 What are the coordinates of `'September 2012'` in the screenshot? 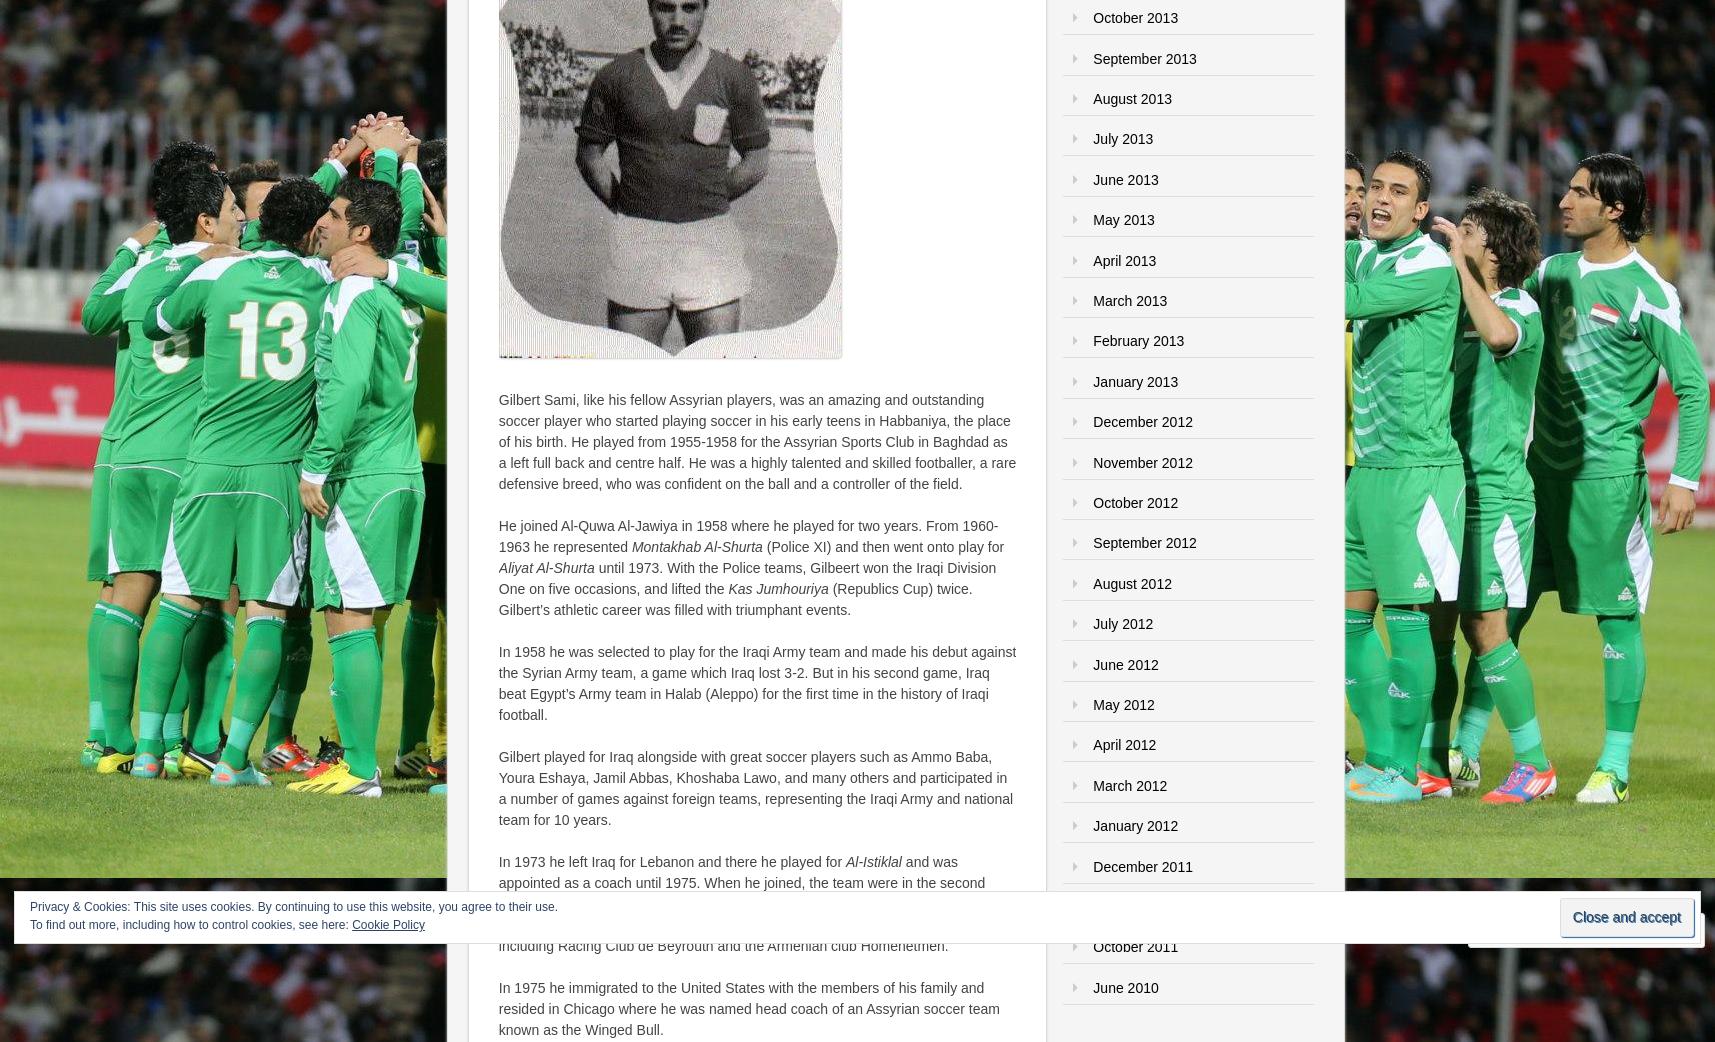 It's located at (1144, 541).